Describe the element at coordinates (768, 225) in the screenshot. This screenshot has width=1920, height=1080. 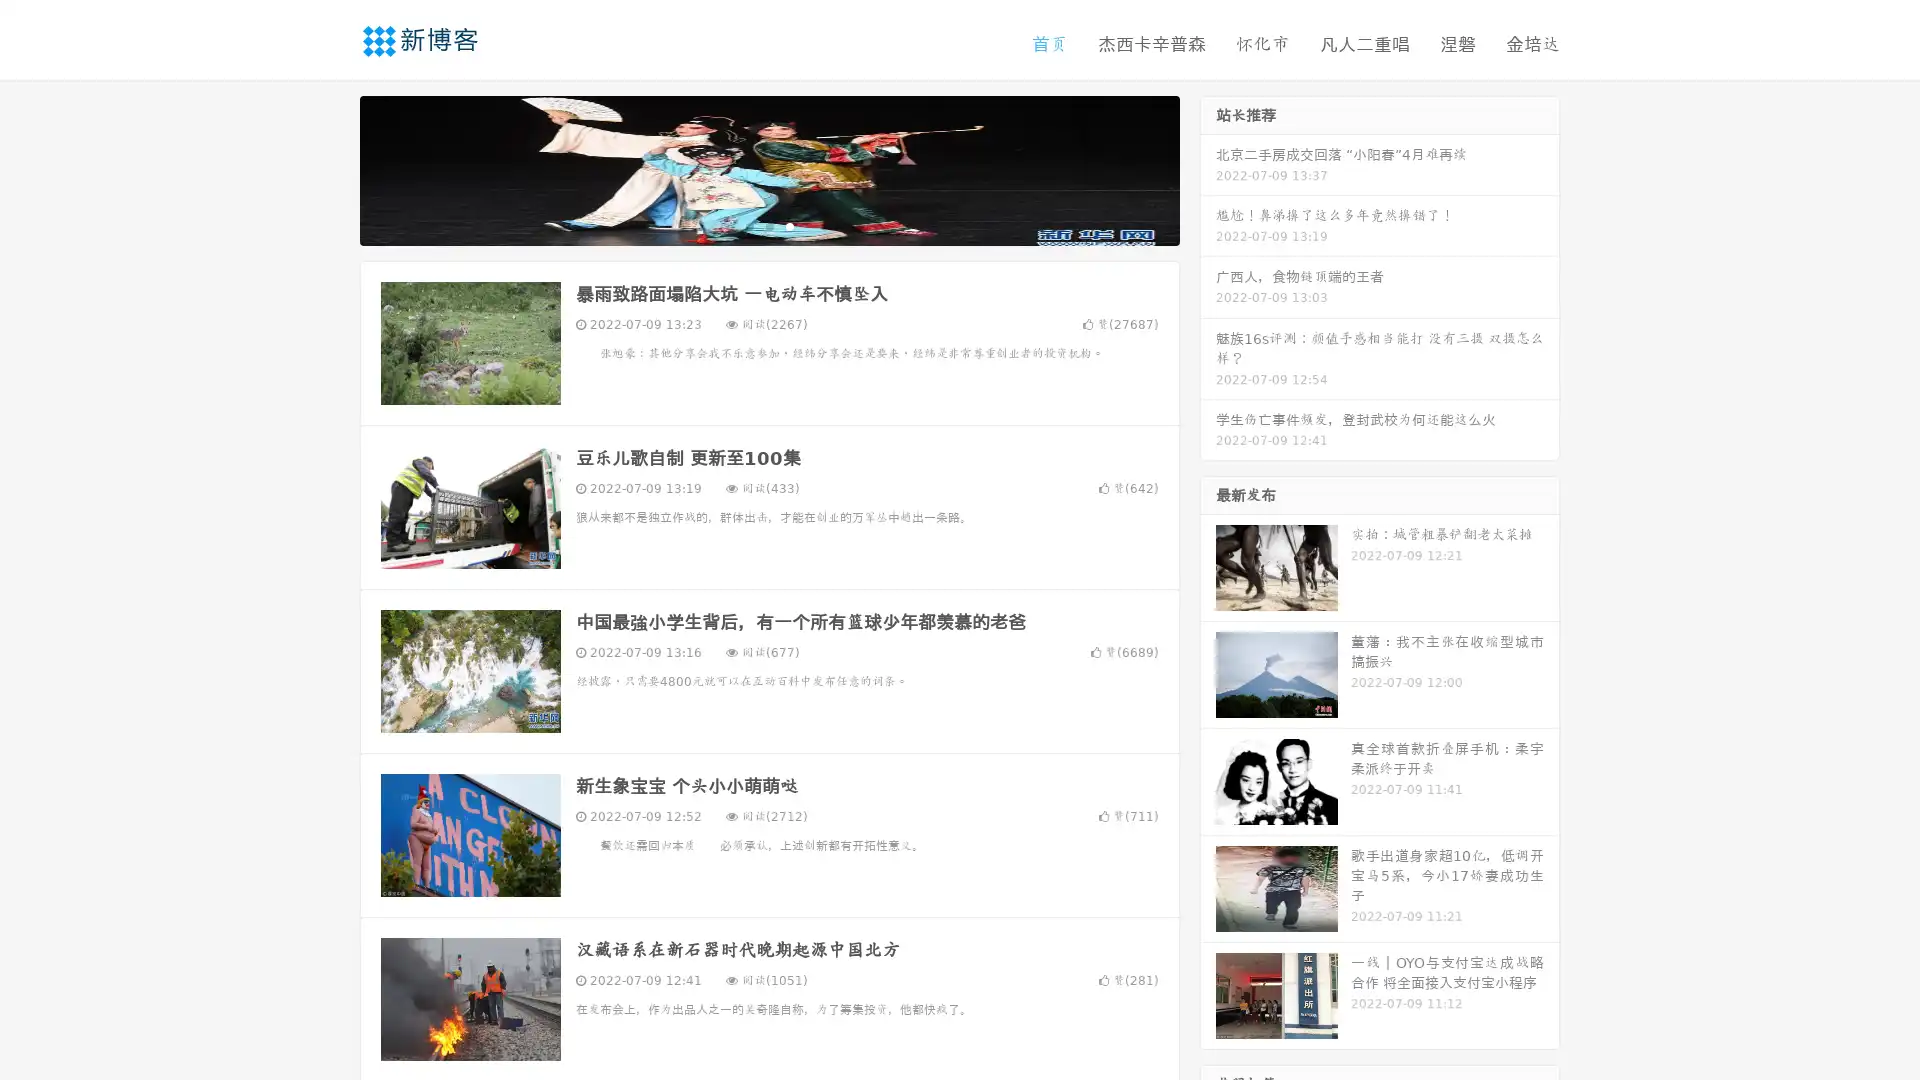
I see `Go to slide 2` at that location.